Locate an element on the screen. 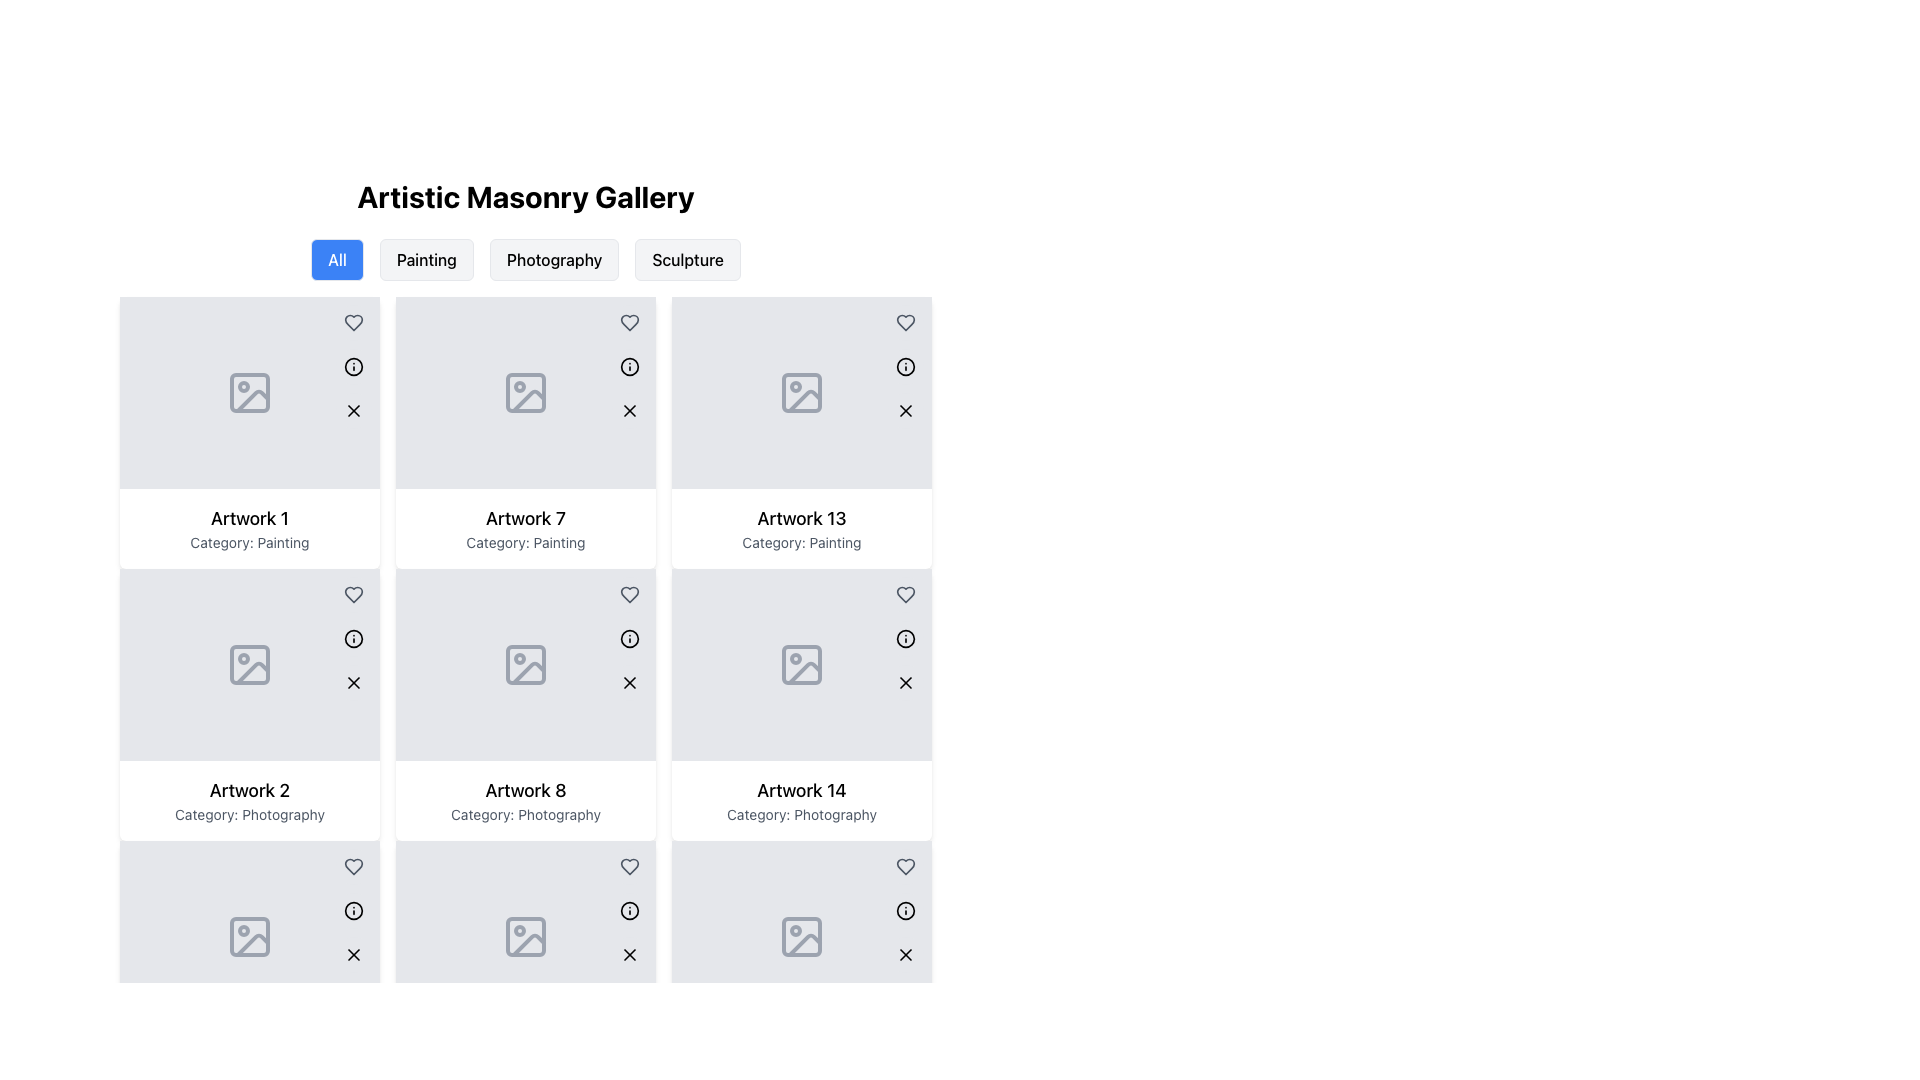  the text label styled in small gray font that reads 'Category: Painting', located beneath the heading 'Artwork 1' in the first column of the artwork grid is located at coordinates (248, 543).